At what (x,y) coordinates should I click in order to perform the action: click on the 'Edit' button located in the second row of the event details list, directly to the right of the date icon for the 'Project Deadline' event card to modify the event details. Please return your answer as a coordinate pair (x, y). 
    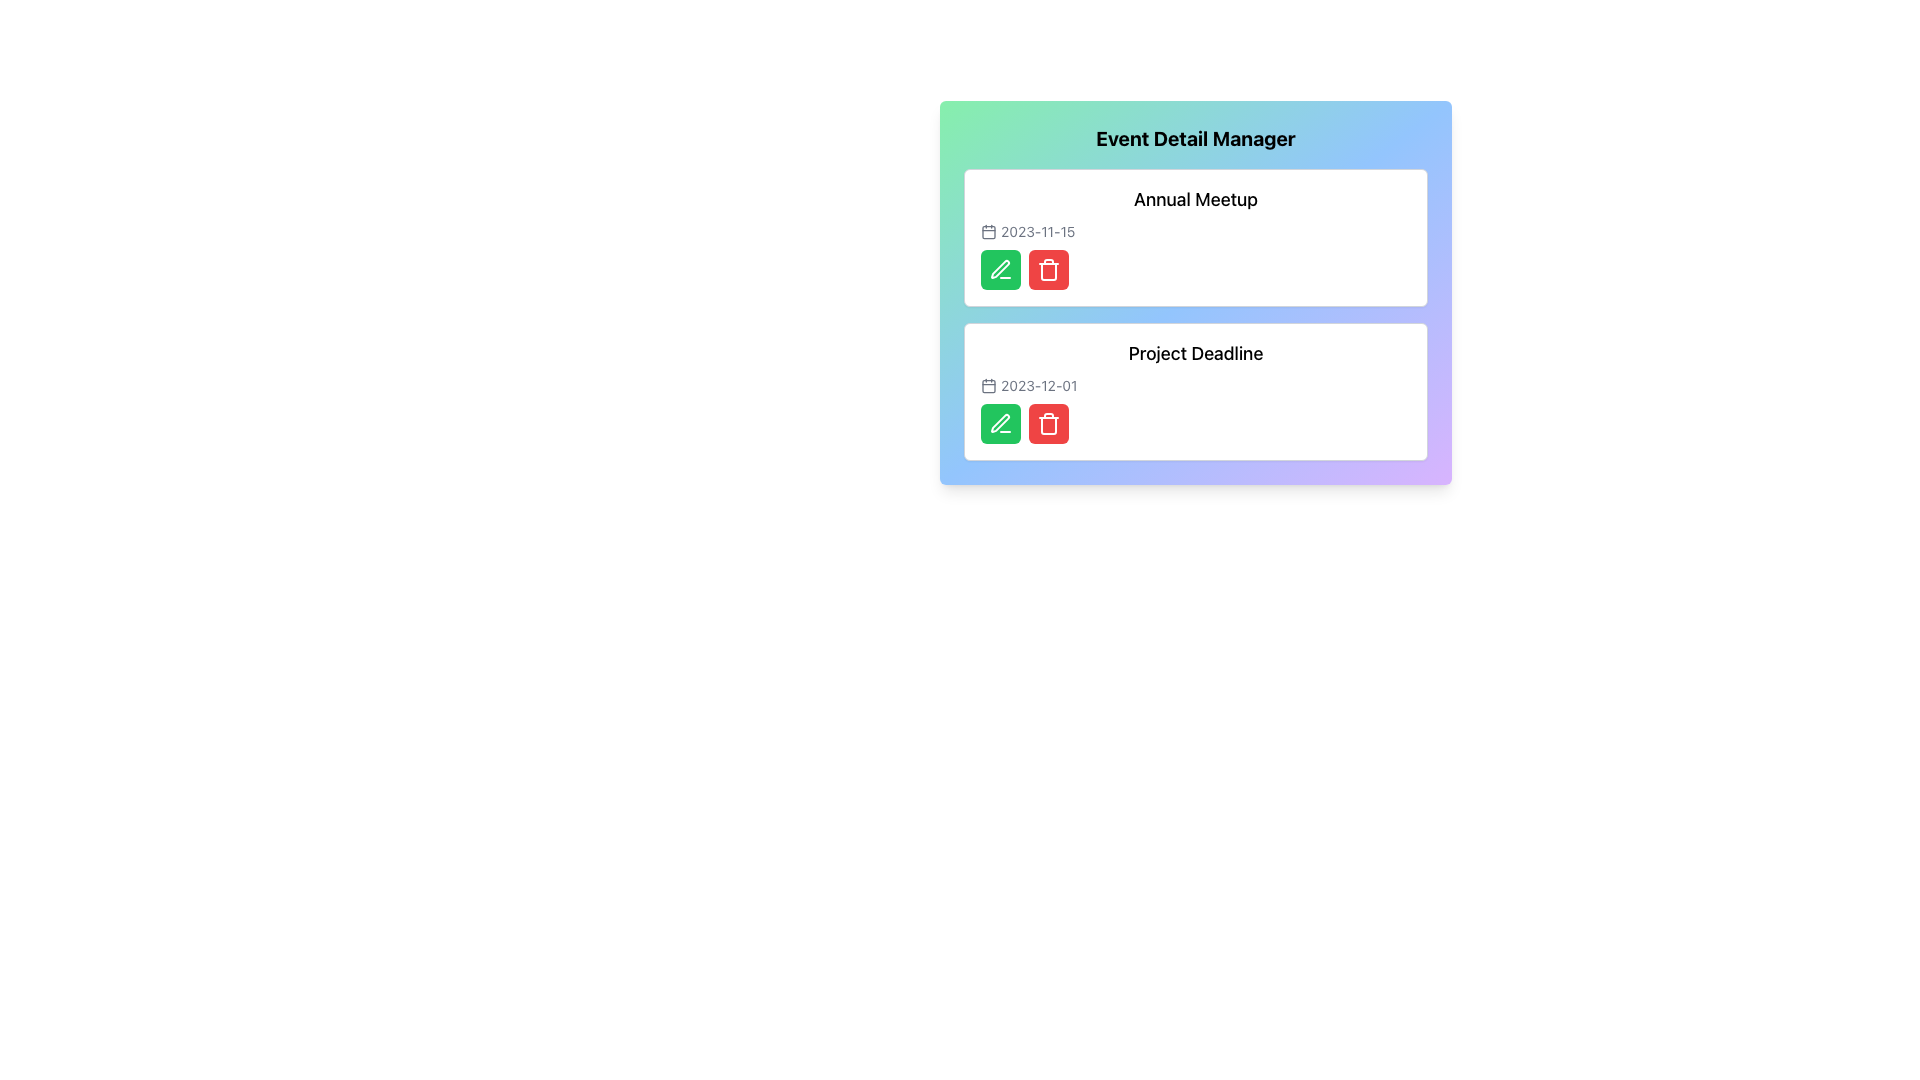
    Looking at the image, I should click on (1001, 423).